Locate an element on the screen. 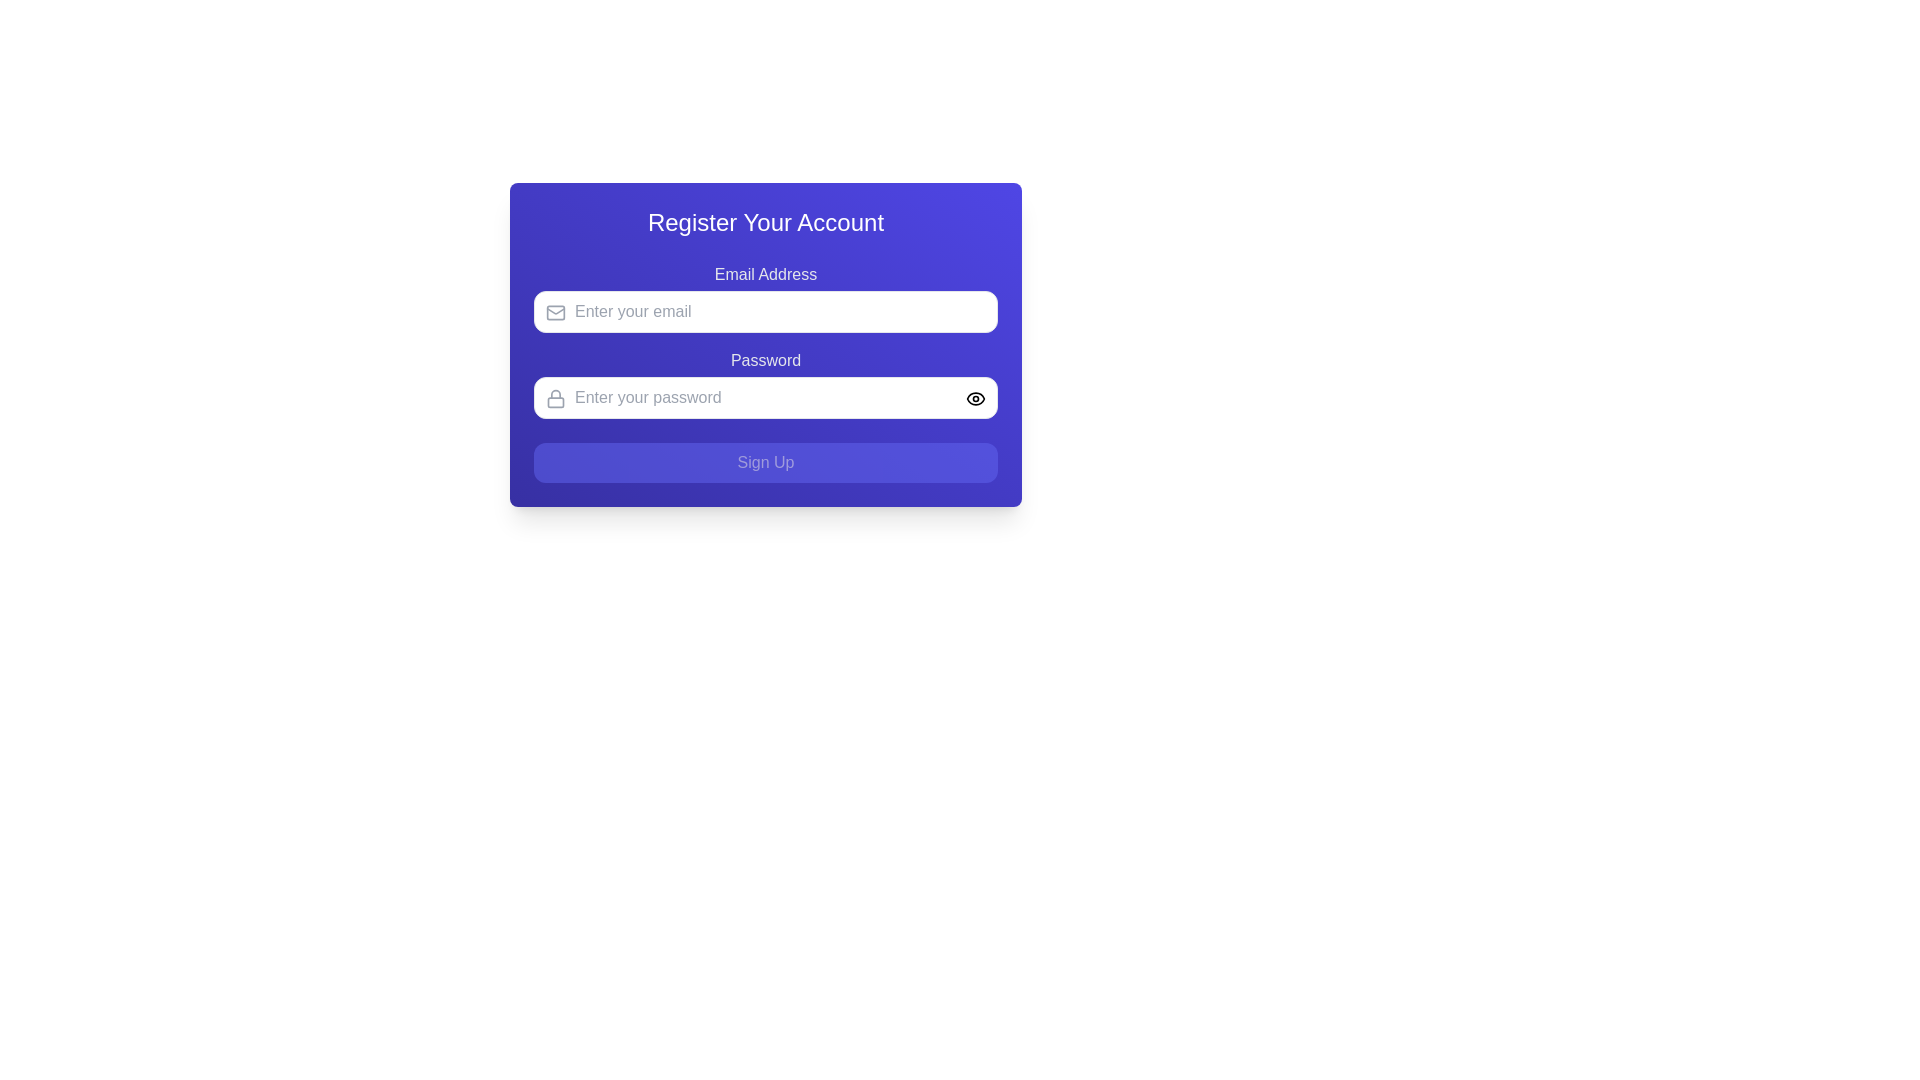  the submission button located at the bottom of the registration form is located at coordinates (765, 462).